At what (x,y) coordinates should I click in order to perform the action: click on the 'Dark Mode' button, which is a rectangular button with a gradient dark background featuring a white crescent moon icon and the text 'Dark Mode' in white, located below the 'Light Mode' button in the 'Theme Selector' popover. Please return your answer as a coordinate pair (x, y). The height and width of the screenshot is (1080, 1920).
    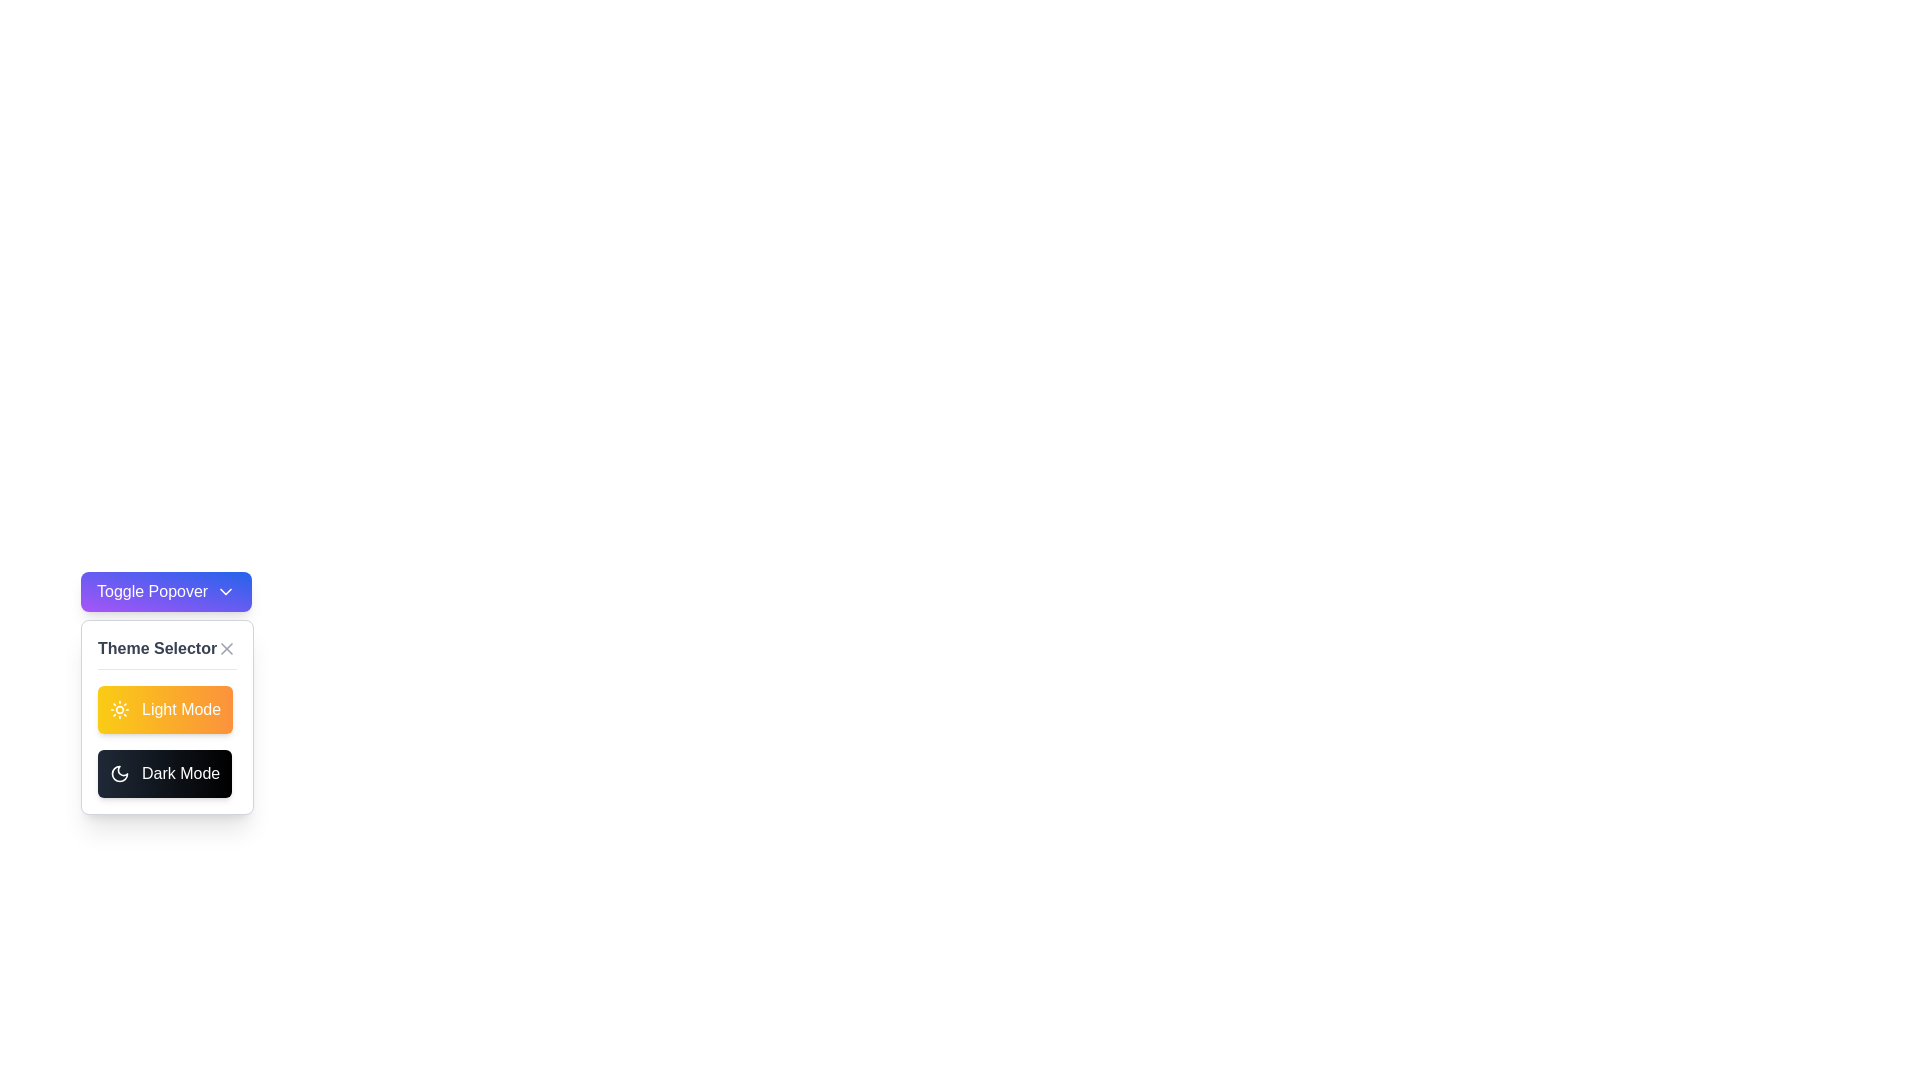
    Looking at the image, I should click on (165, 773).